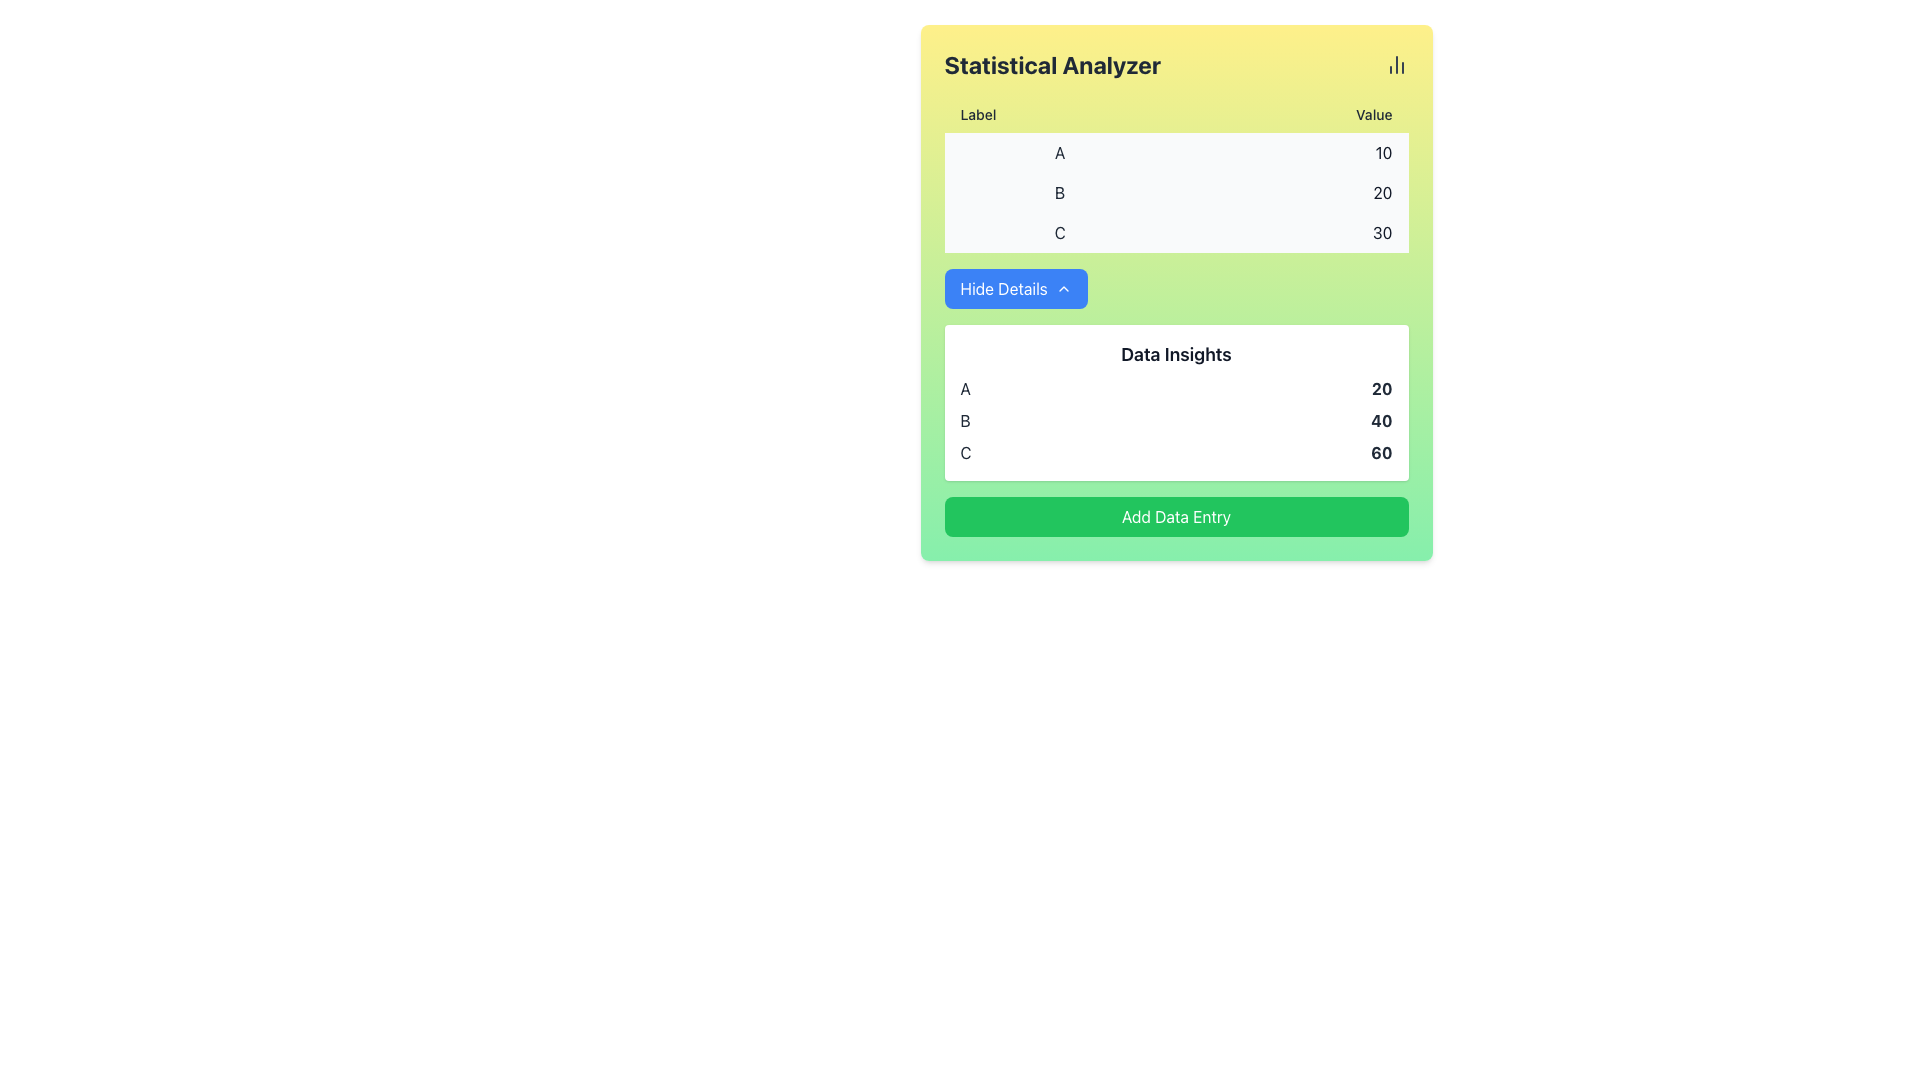  Describe the element at coordinates (1051, 64) in the screenshot. I see `the bold textual header labeled 'Statistical Analyzer' which is prominently displayed on a yellow background near the top of the interface` at that location.